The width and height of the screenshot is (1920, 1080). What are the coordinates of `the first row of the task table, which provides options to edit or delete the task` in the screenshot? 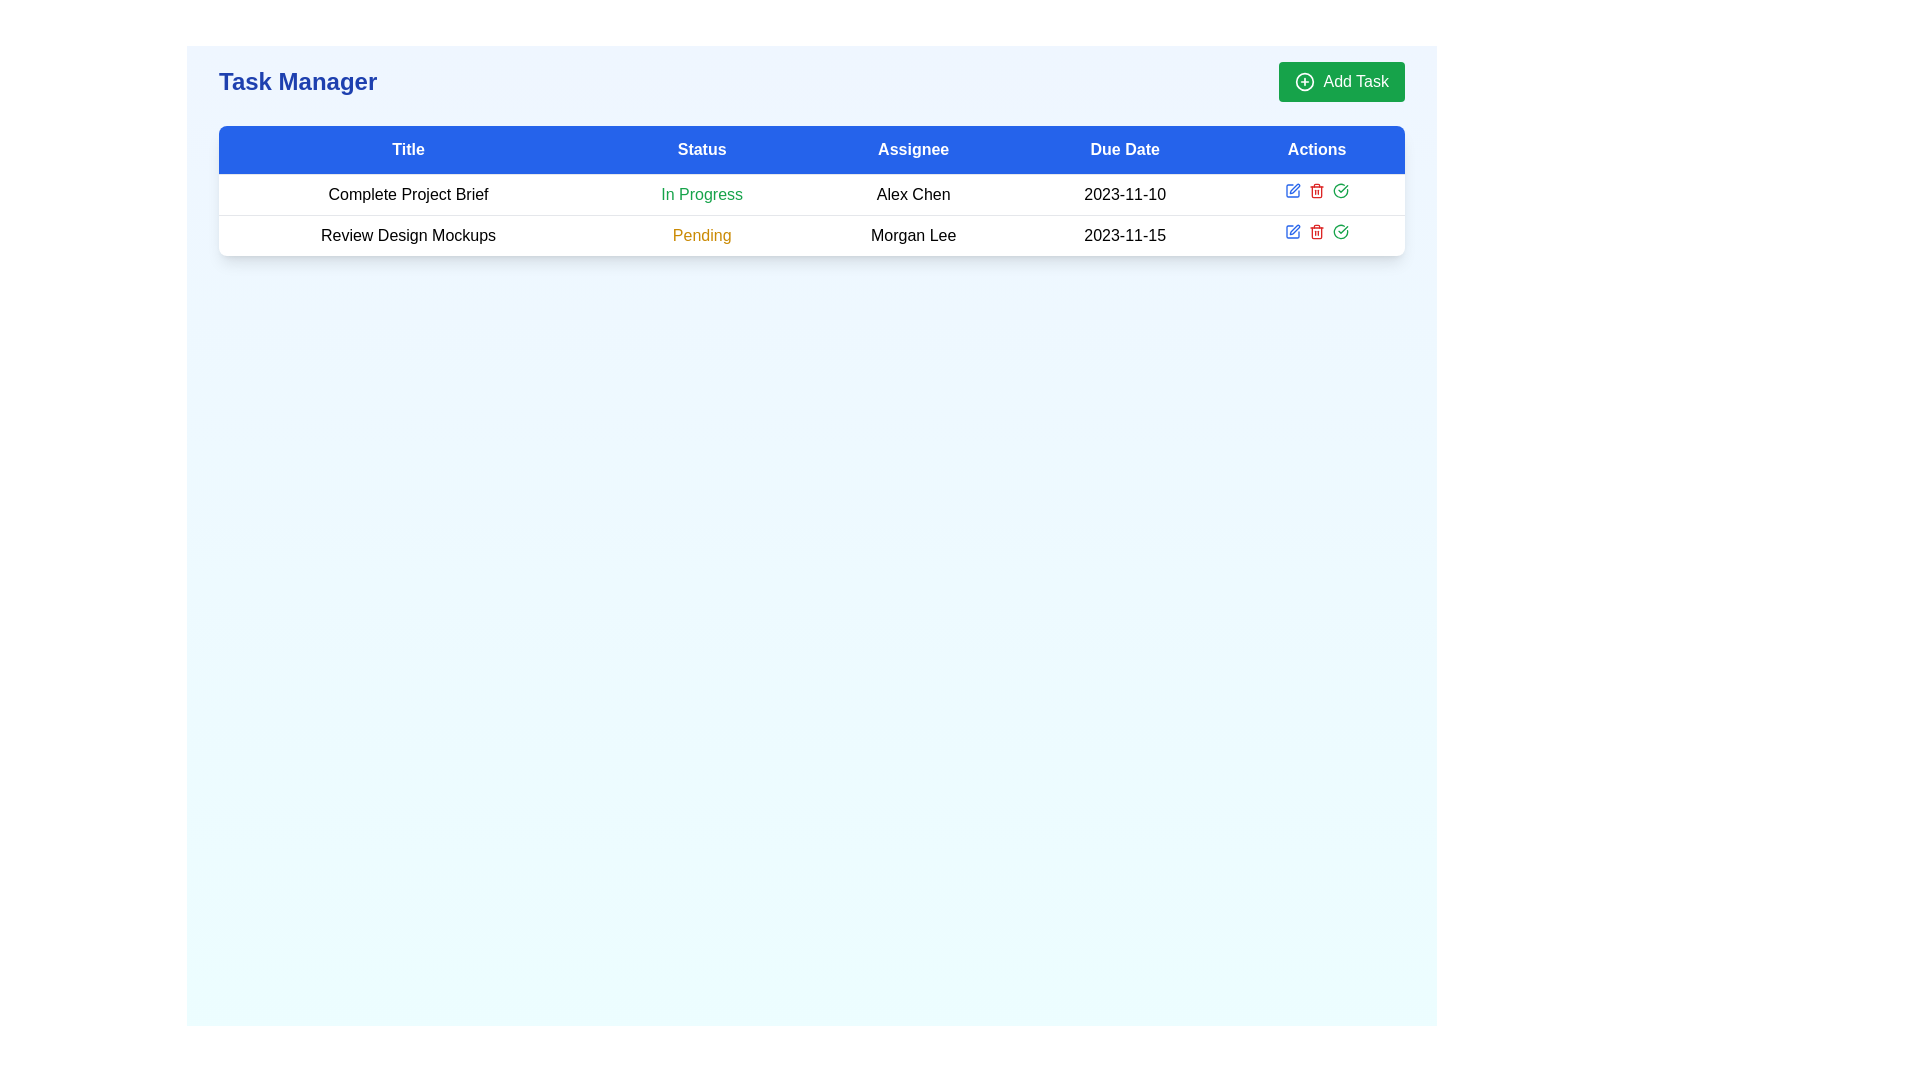 It's located at (811, 195).